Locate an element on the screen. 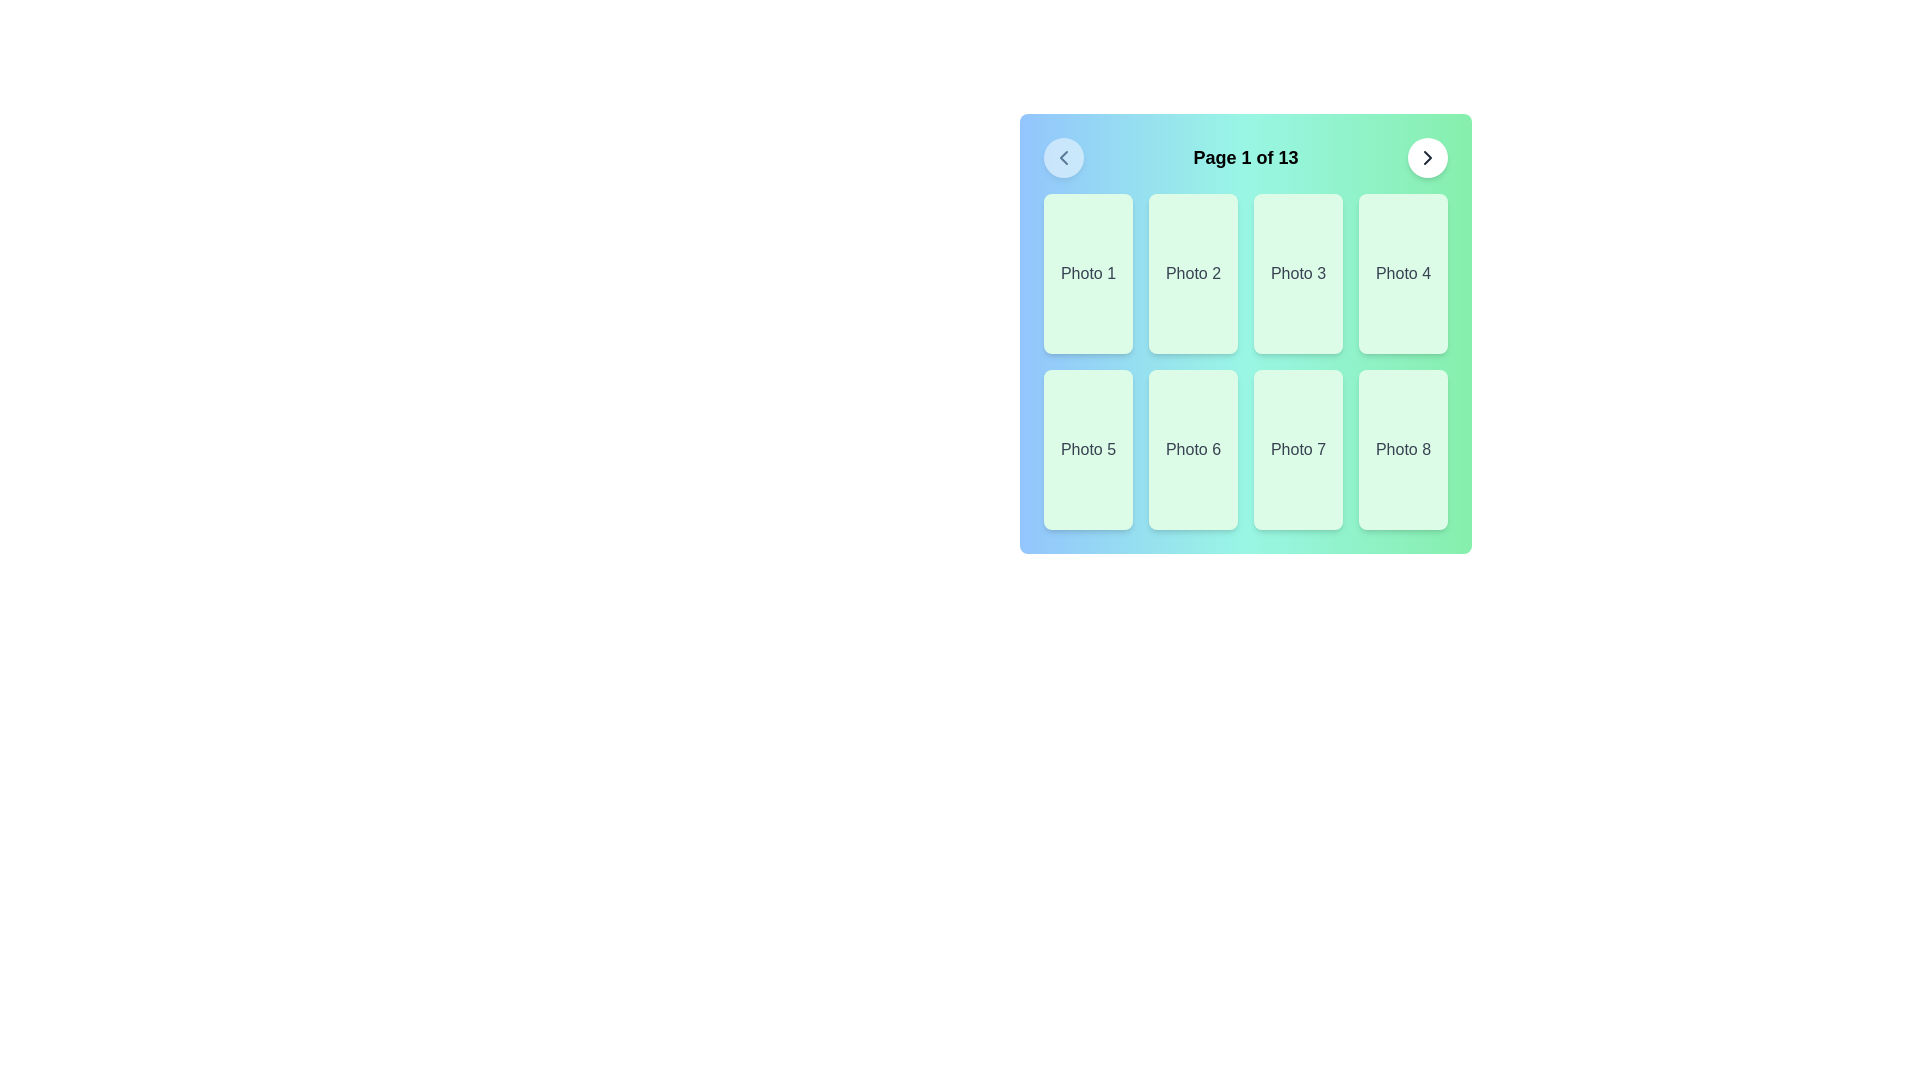  the card representing 'Photo 8' in the second row and fourth column of the grid layout is located at coordinates (1402, 450).